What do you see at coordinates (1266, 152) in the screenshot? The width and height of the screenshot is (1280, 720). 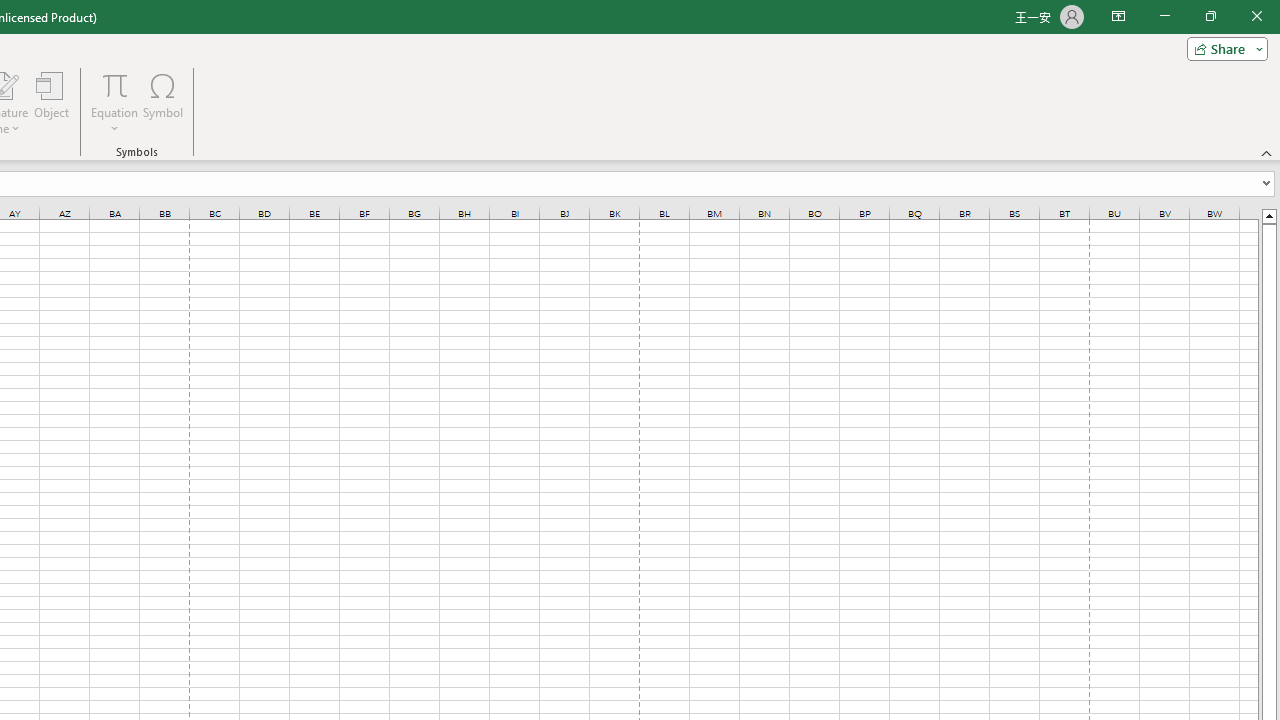 I see `'Collapse the Ribbon'` at bounding box center [1266, 152].